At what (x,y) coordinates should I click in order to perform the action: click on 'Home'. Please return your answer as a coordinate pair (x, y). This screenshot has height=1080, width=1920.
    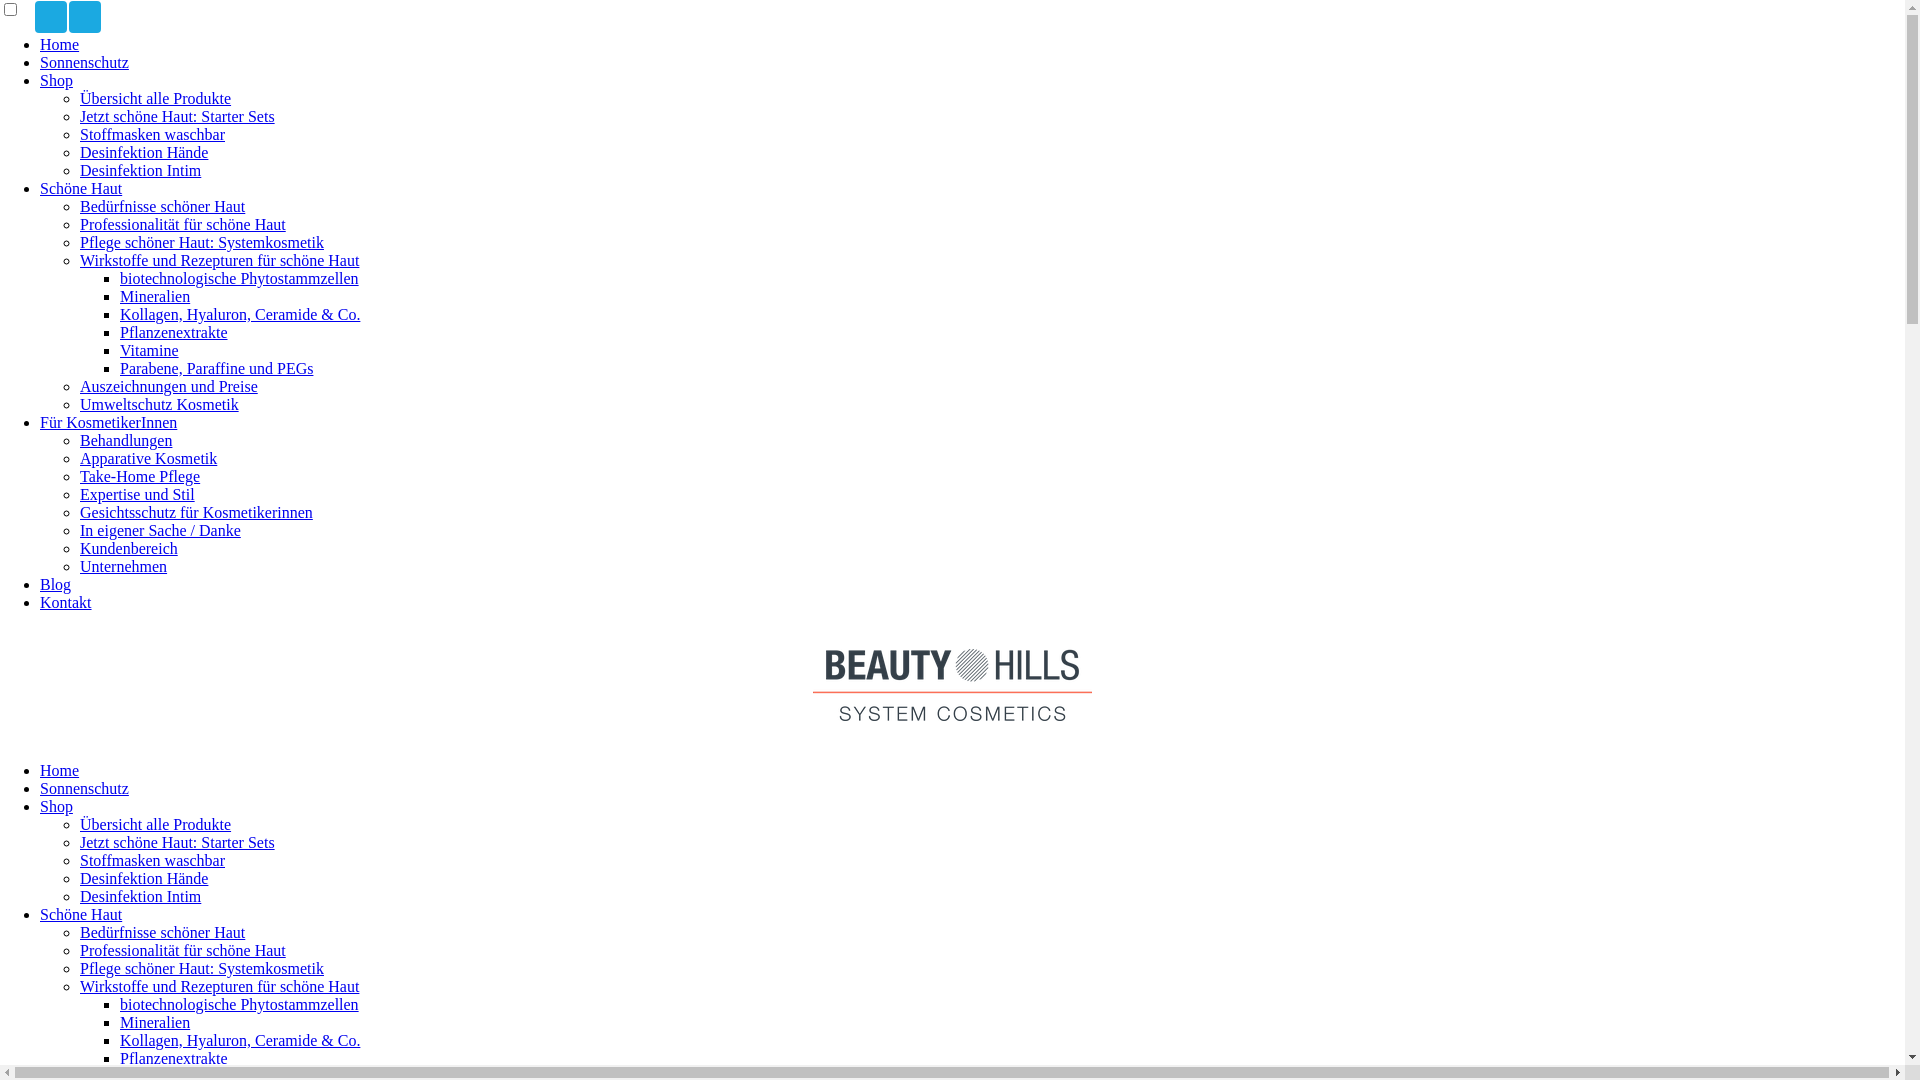
    Looking at the image, I should click on (59, 769).